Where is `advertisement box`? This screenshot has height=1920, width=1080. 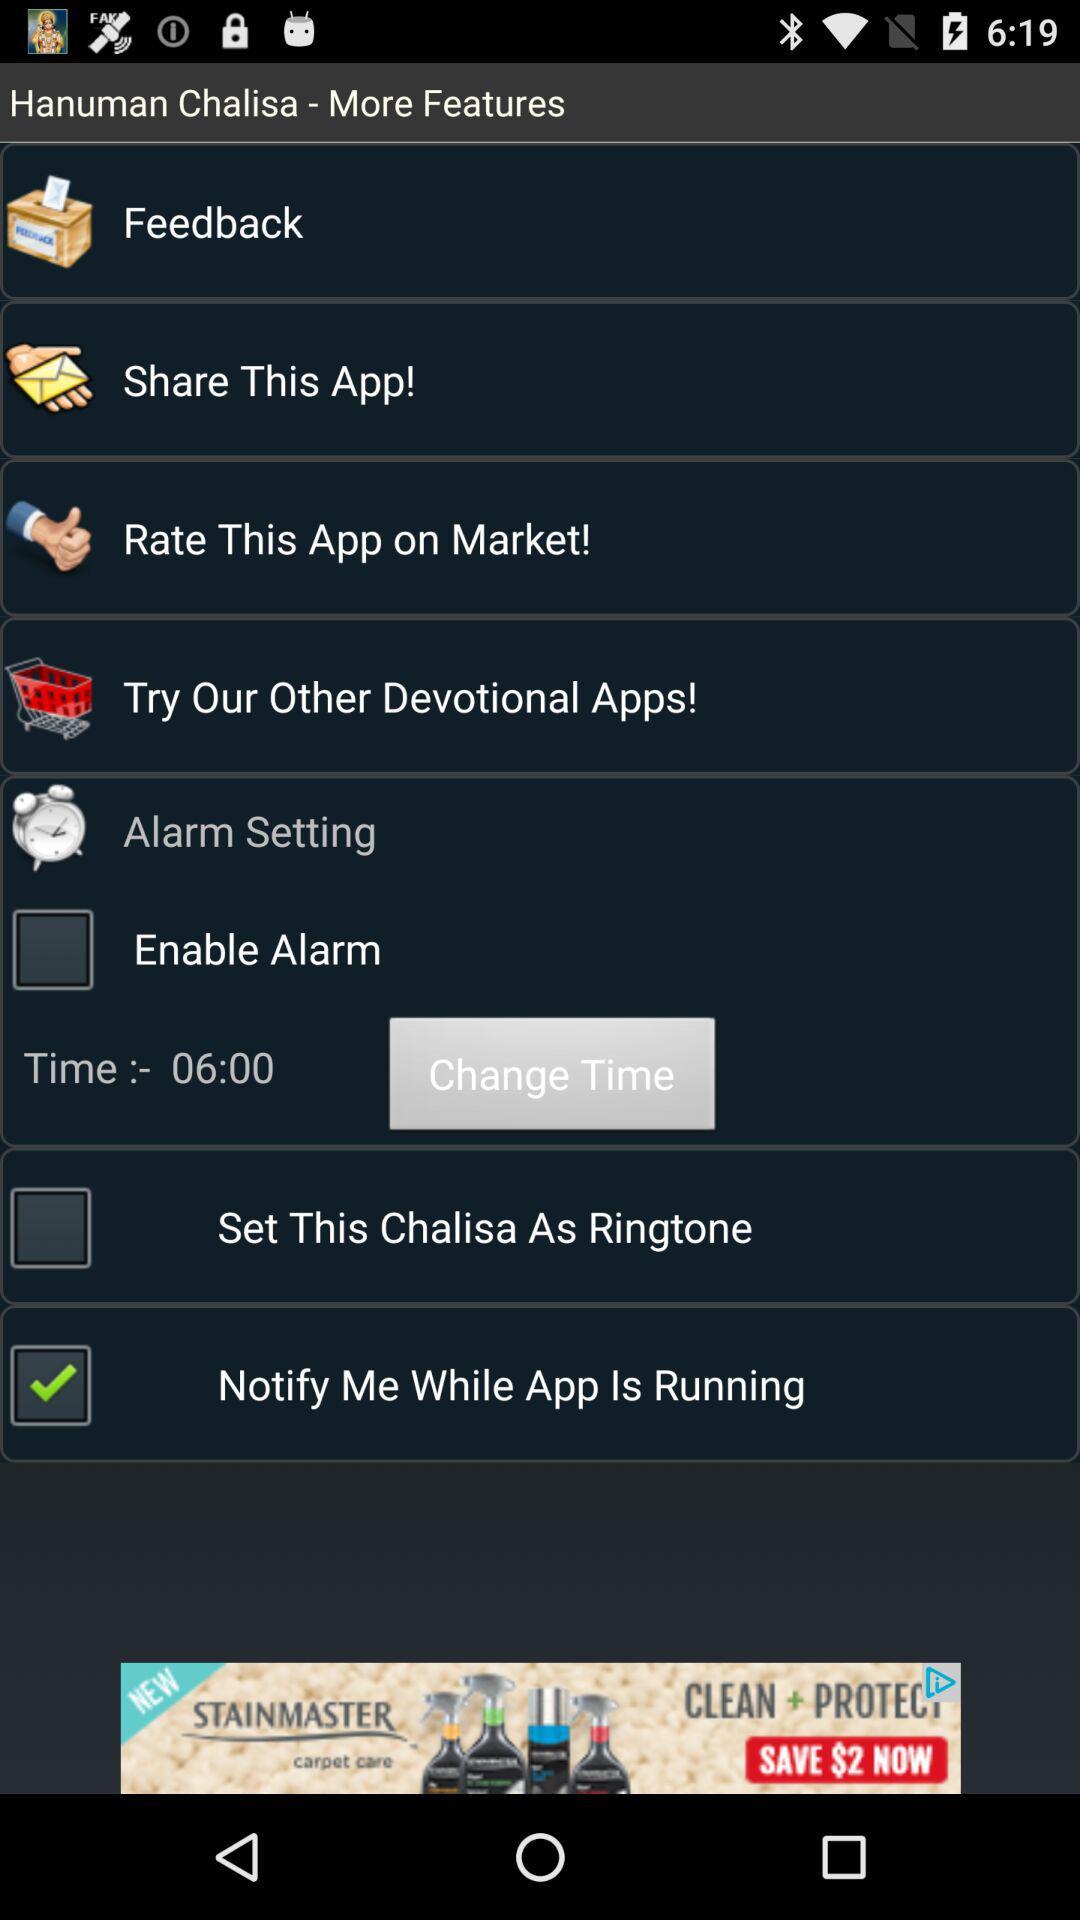 advertisement box is located at coordinates (540, 1727).